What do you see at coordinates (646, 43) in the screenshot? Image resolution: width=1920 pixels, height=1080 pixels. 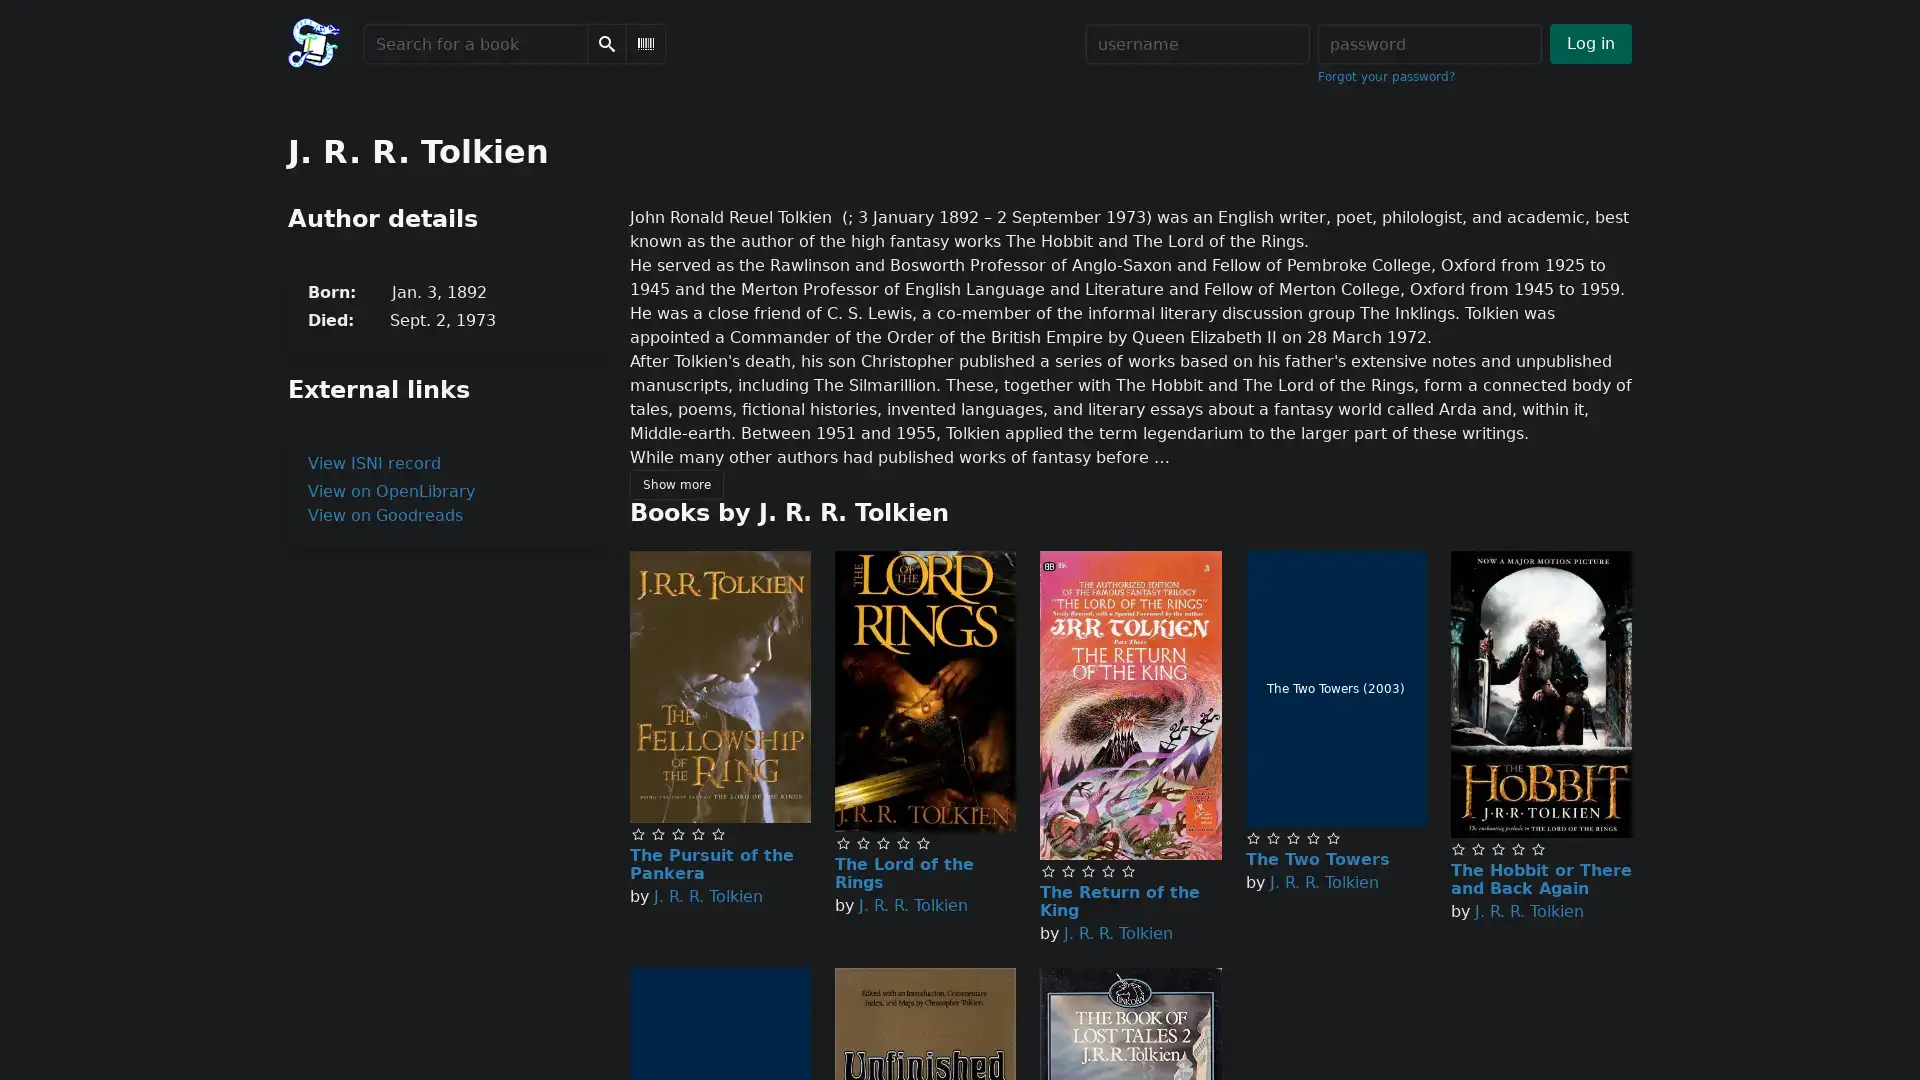 I see `Scan Barcode` at bounding box center [646, 43].